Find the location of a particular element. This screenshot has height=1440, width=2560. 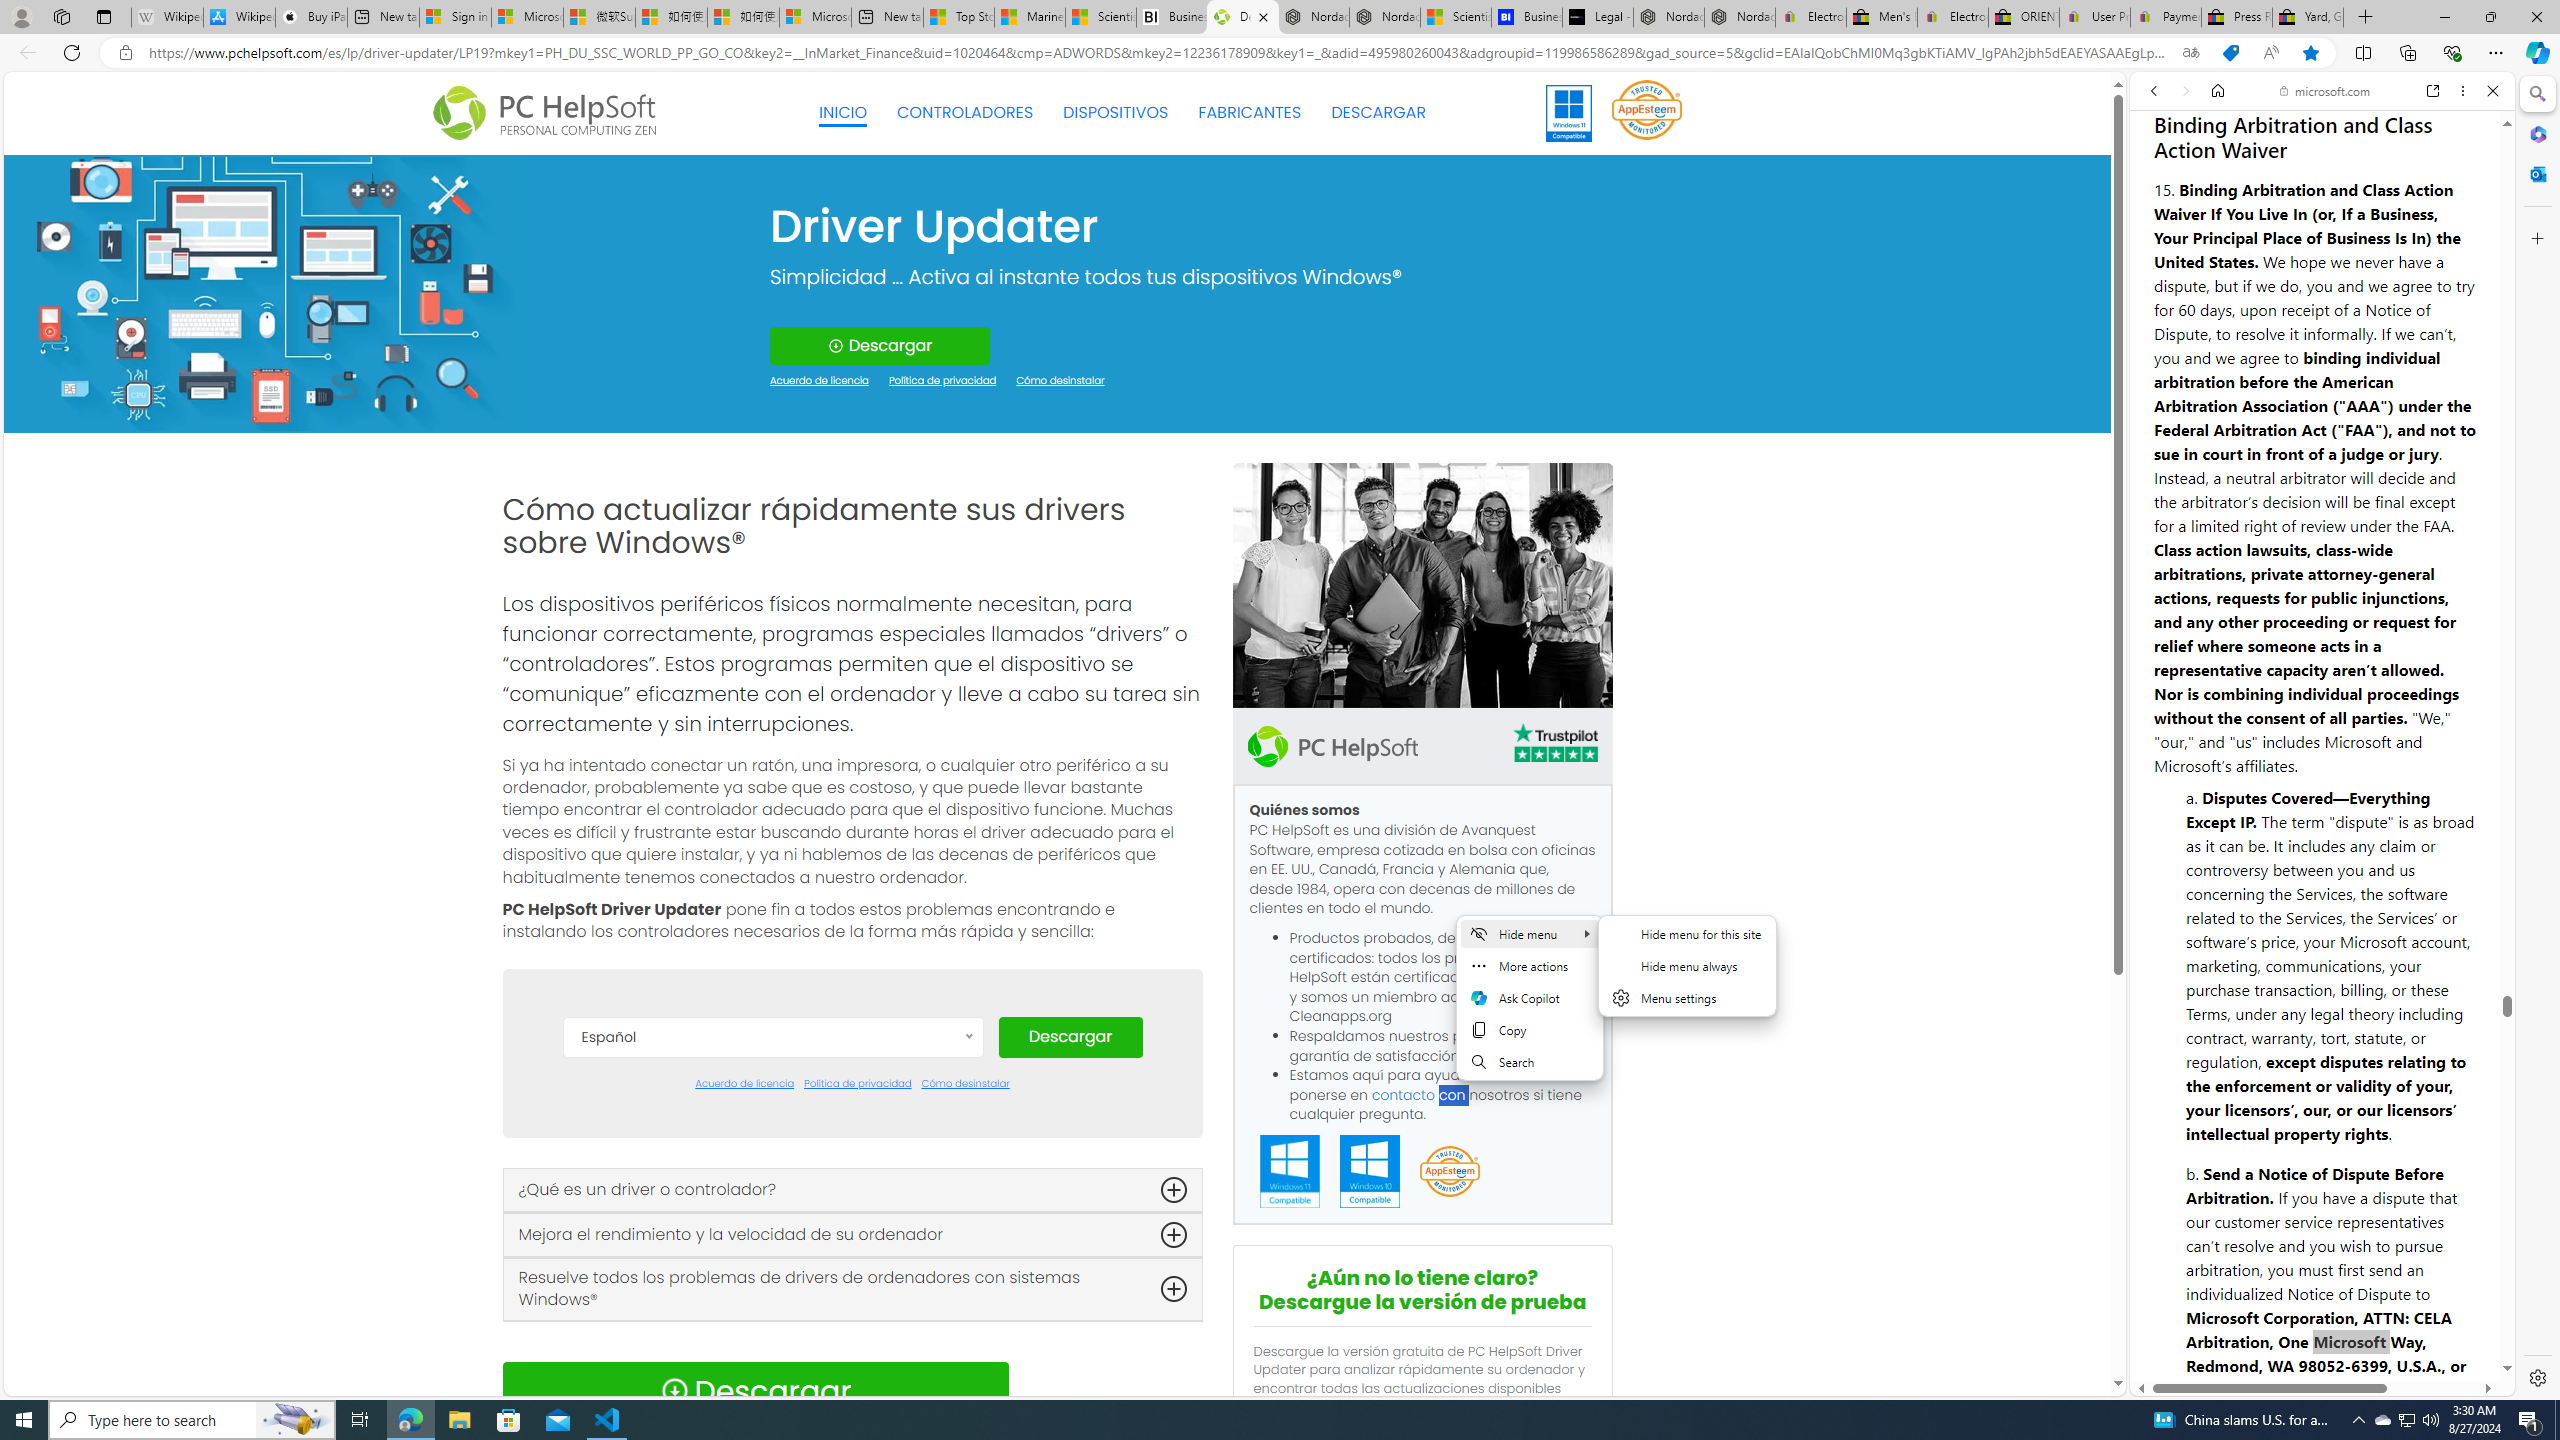

'DESCARGAR' is located at coordinates (1377, 112).